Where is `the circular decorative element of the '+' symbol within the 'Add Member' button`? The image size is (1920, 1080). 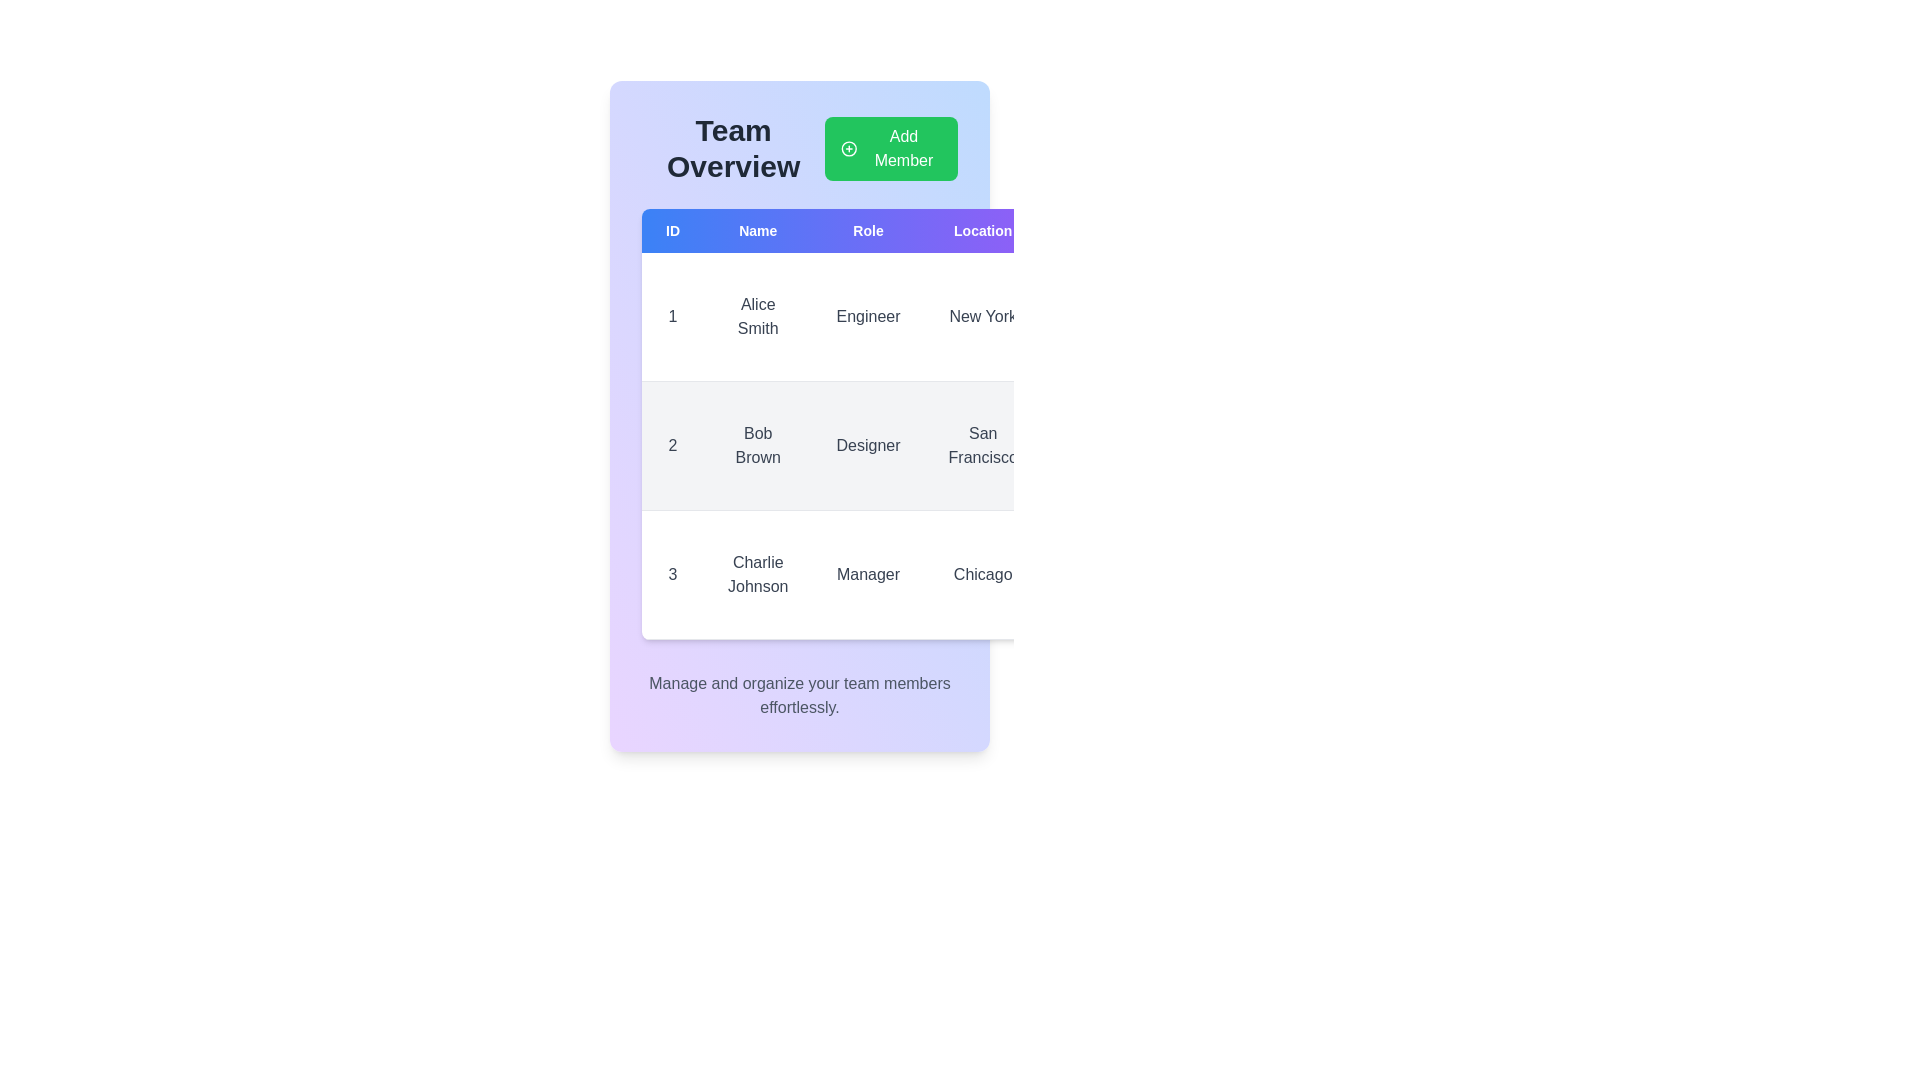
the circular decorative element of the '+' symbol within the 'Add Member' button is located at coordinates (849, 148).